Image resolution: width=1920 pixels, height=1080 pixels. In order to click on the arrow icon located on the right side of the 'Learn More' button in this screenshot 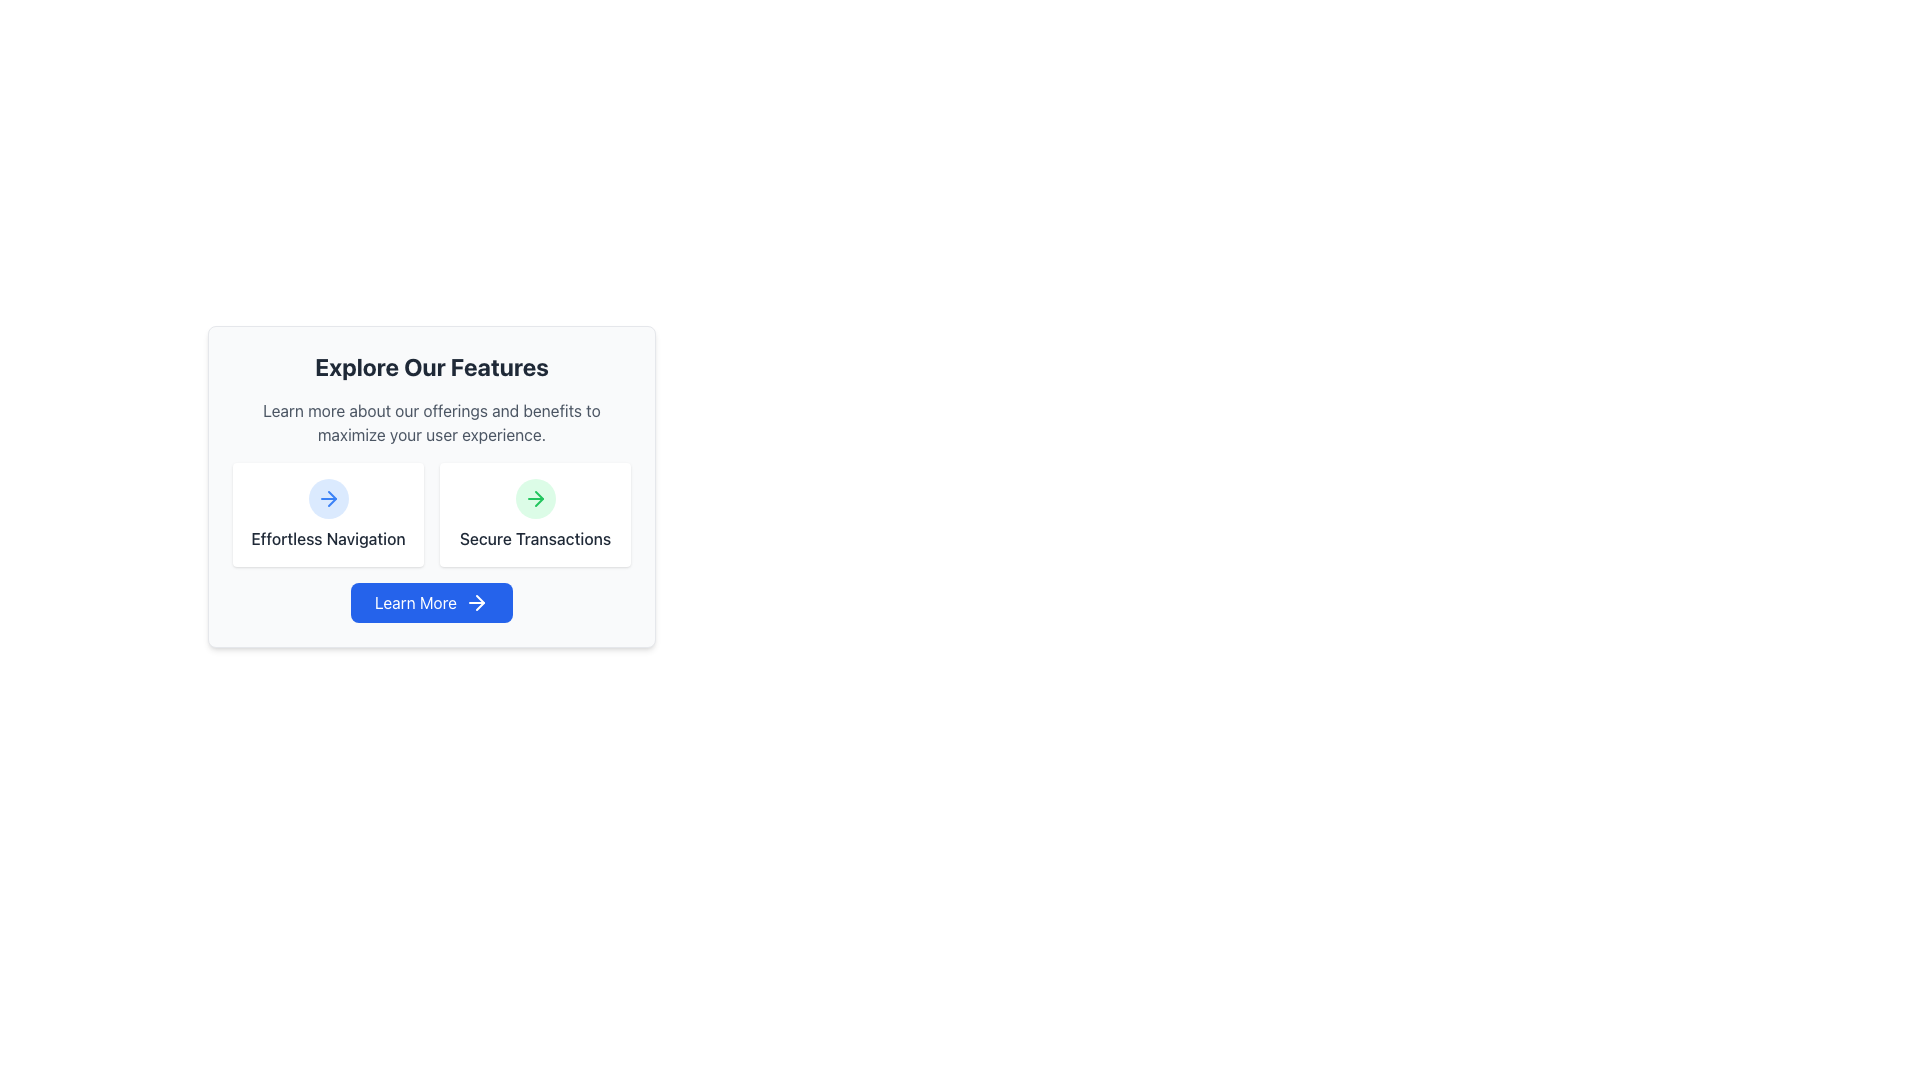, I will do `click(476, 601)`.